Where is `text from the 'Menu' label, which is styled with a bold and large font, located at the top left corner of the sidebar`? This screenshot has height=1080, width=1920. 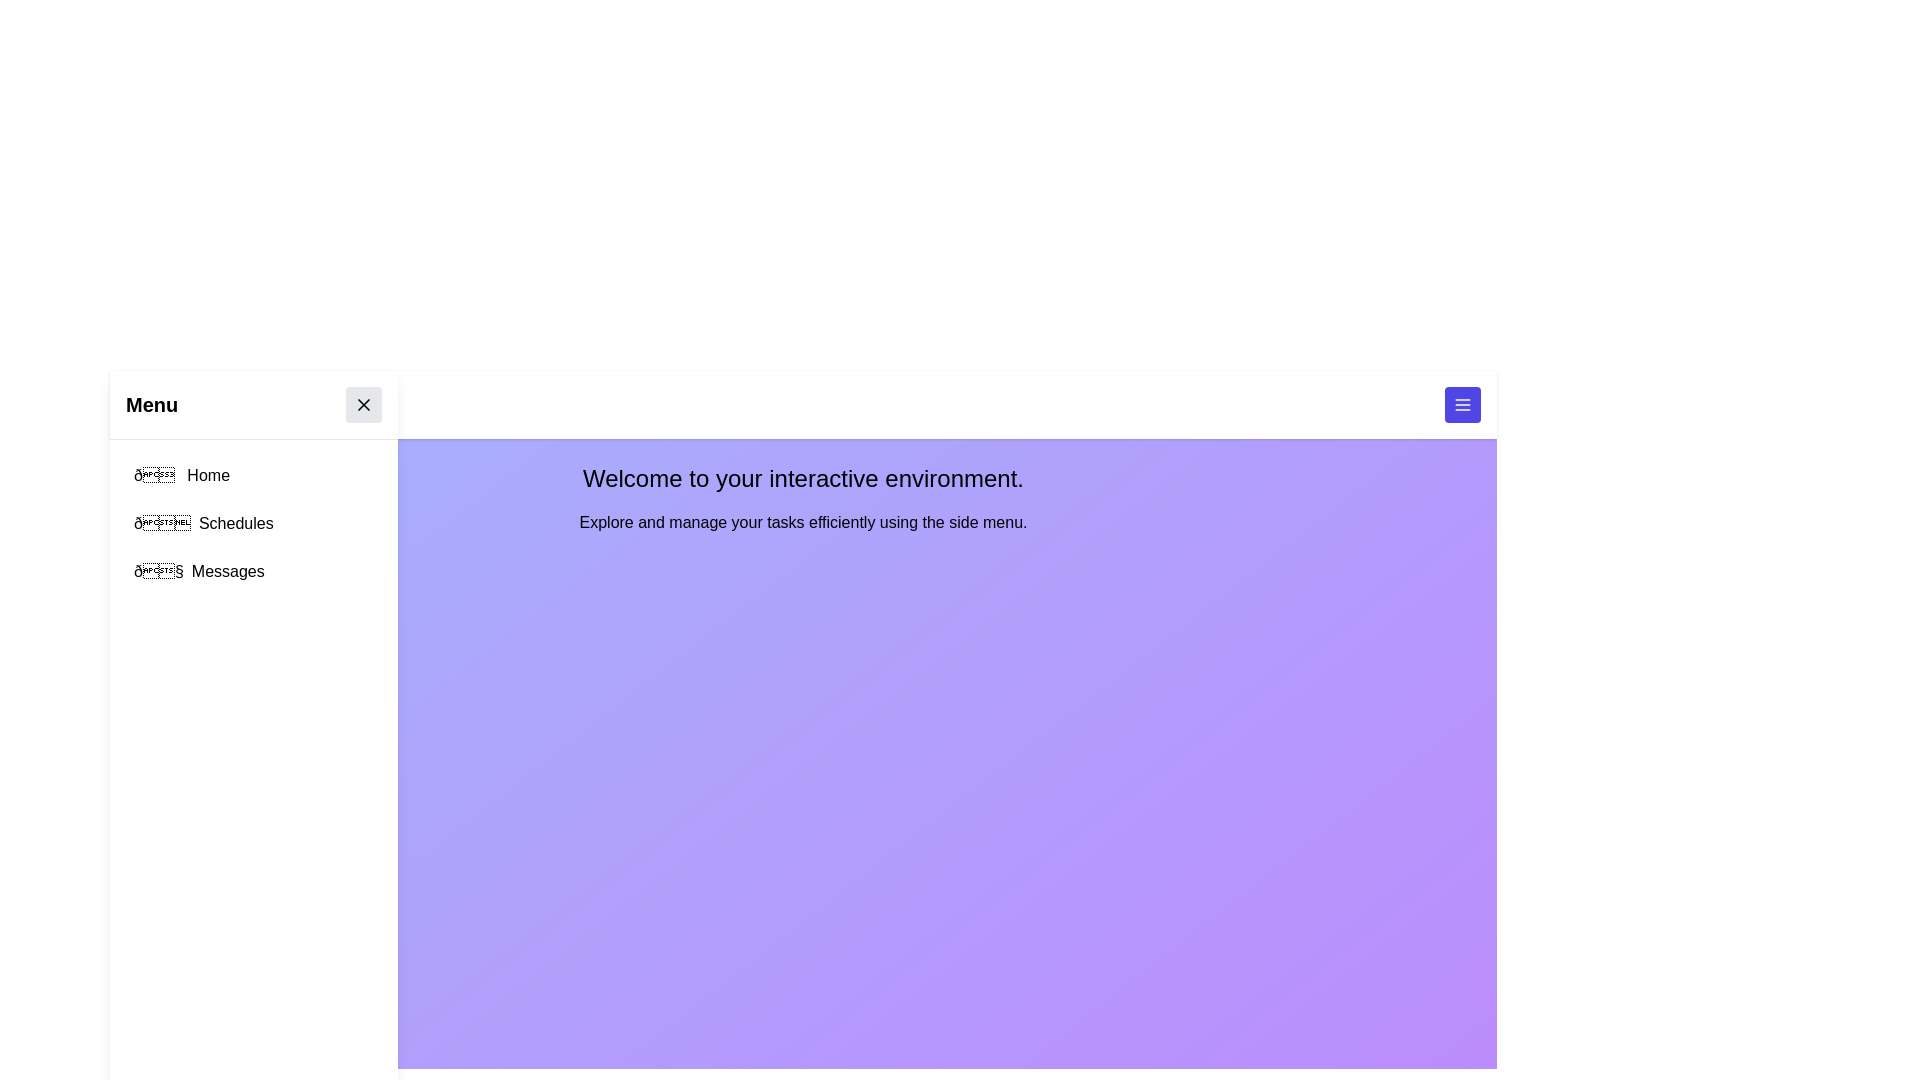
text from the 'Menu' label, which is styled with a bold and large font, located at the top left corner of the sidebar is located at coordinates (151, 405).